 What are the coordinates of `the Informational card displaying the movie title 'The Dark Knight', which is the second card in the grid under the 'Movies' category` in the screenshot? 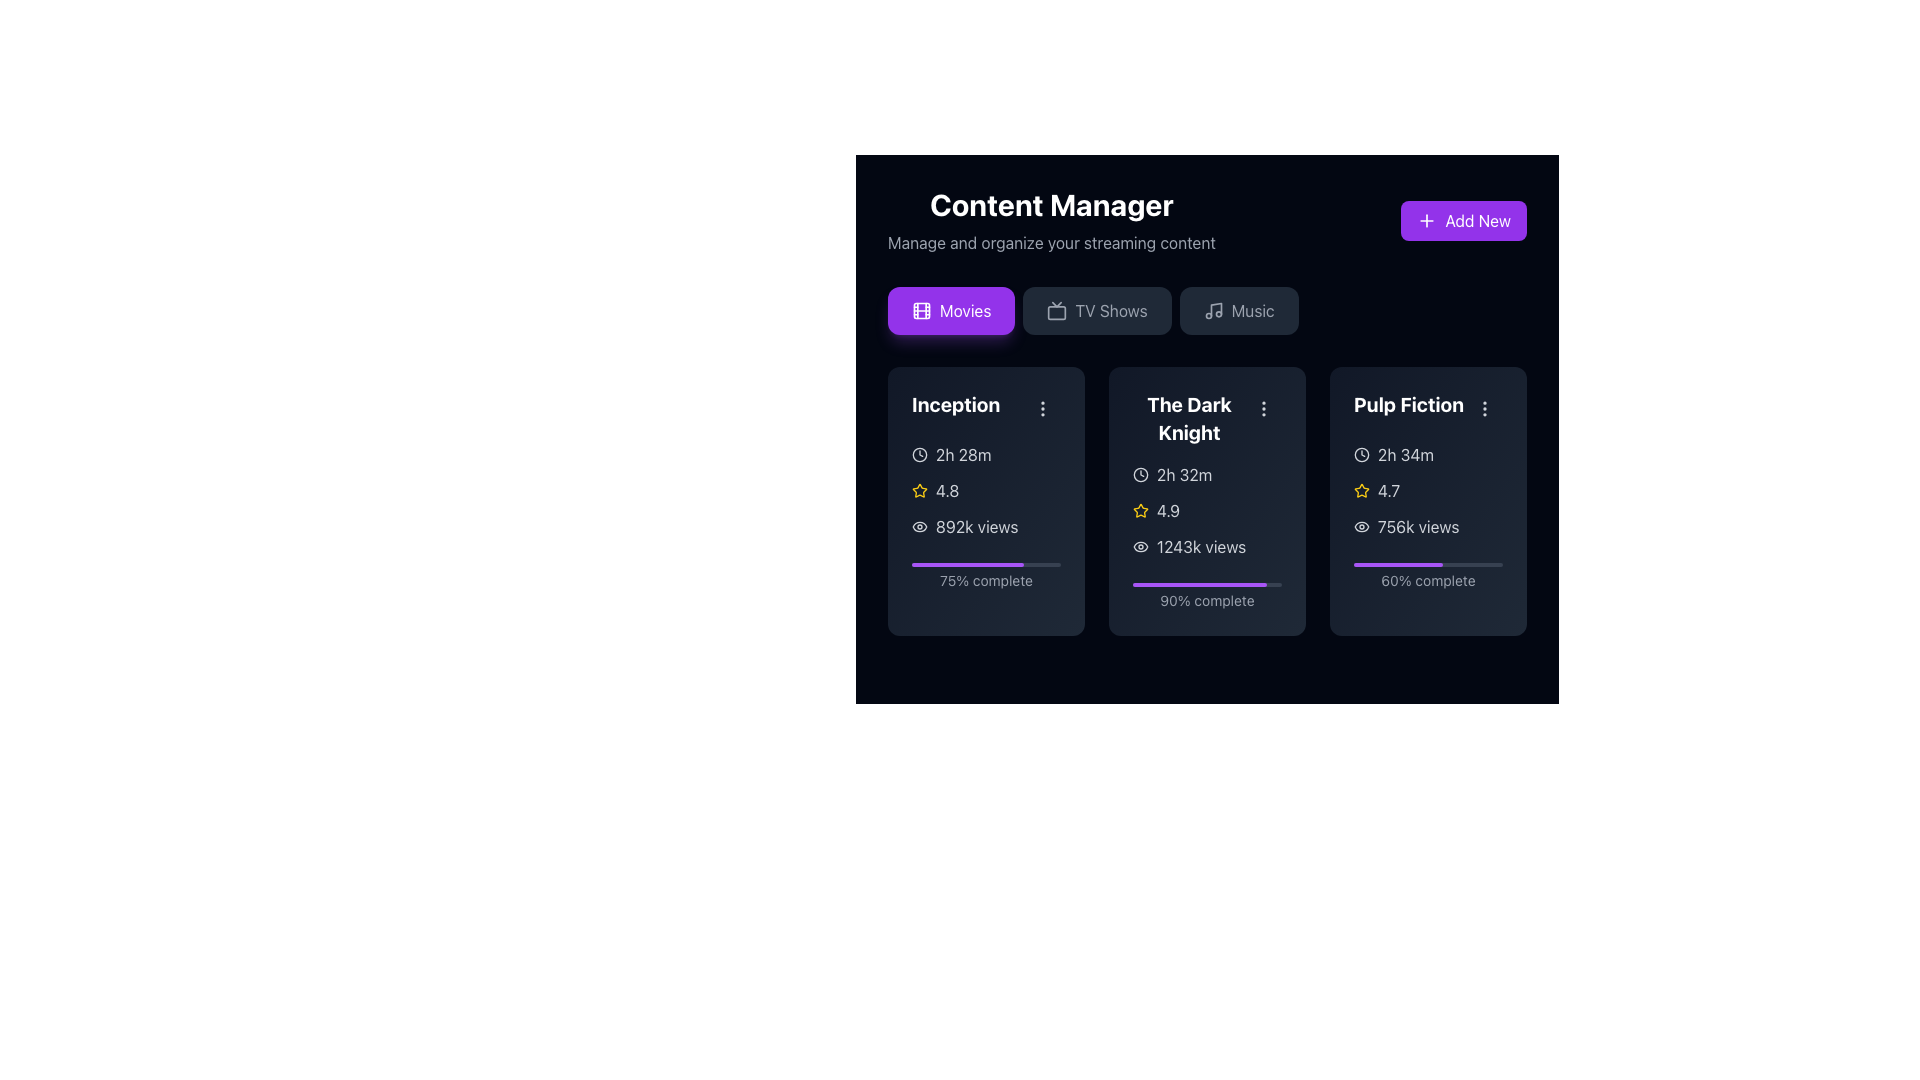 It's located at (1206, 500).